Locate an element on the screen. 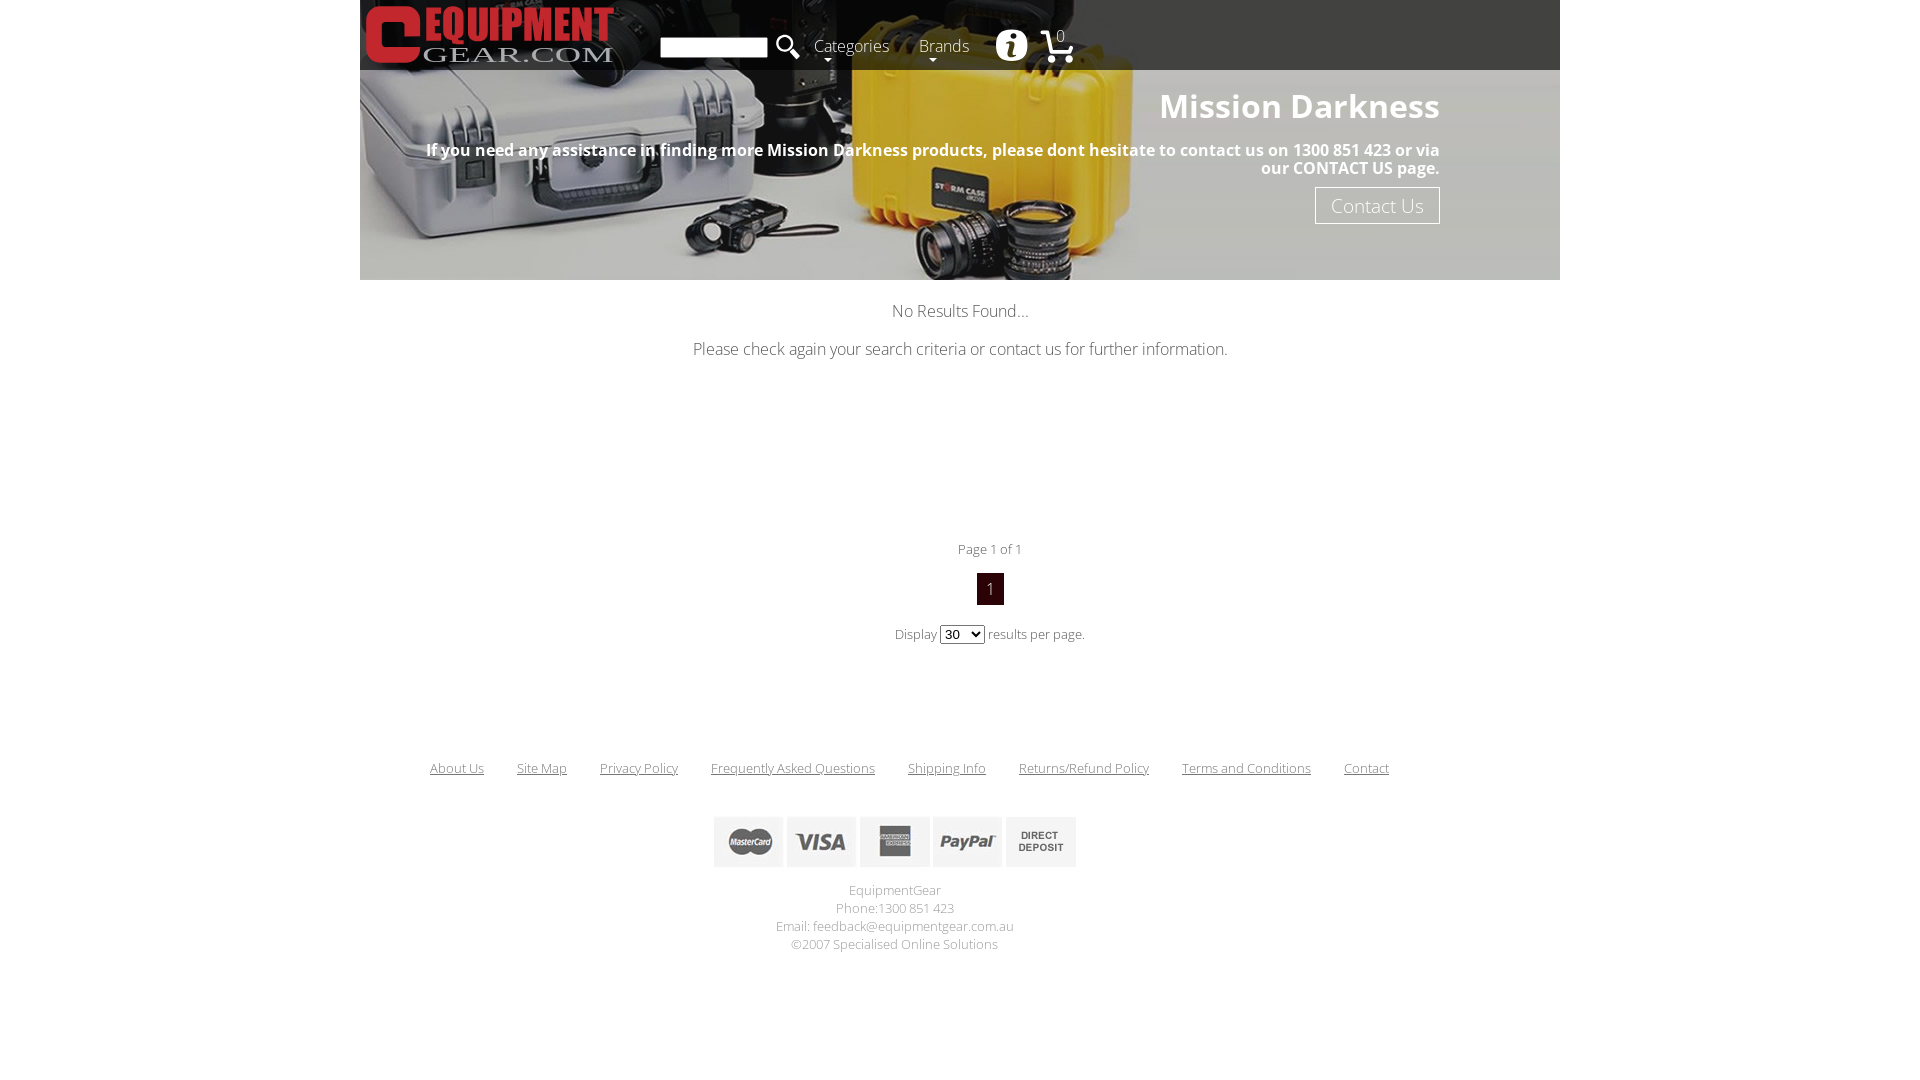  'About Us' is located at coordinates (1013, 46).